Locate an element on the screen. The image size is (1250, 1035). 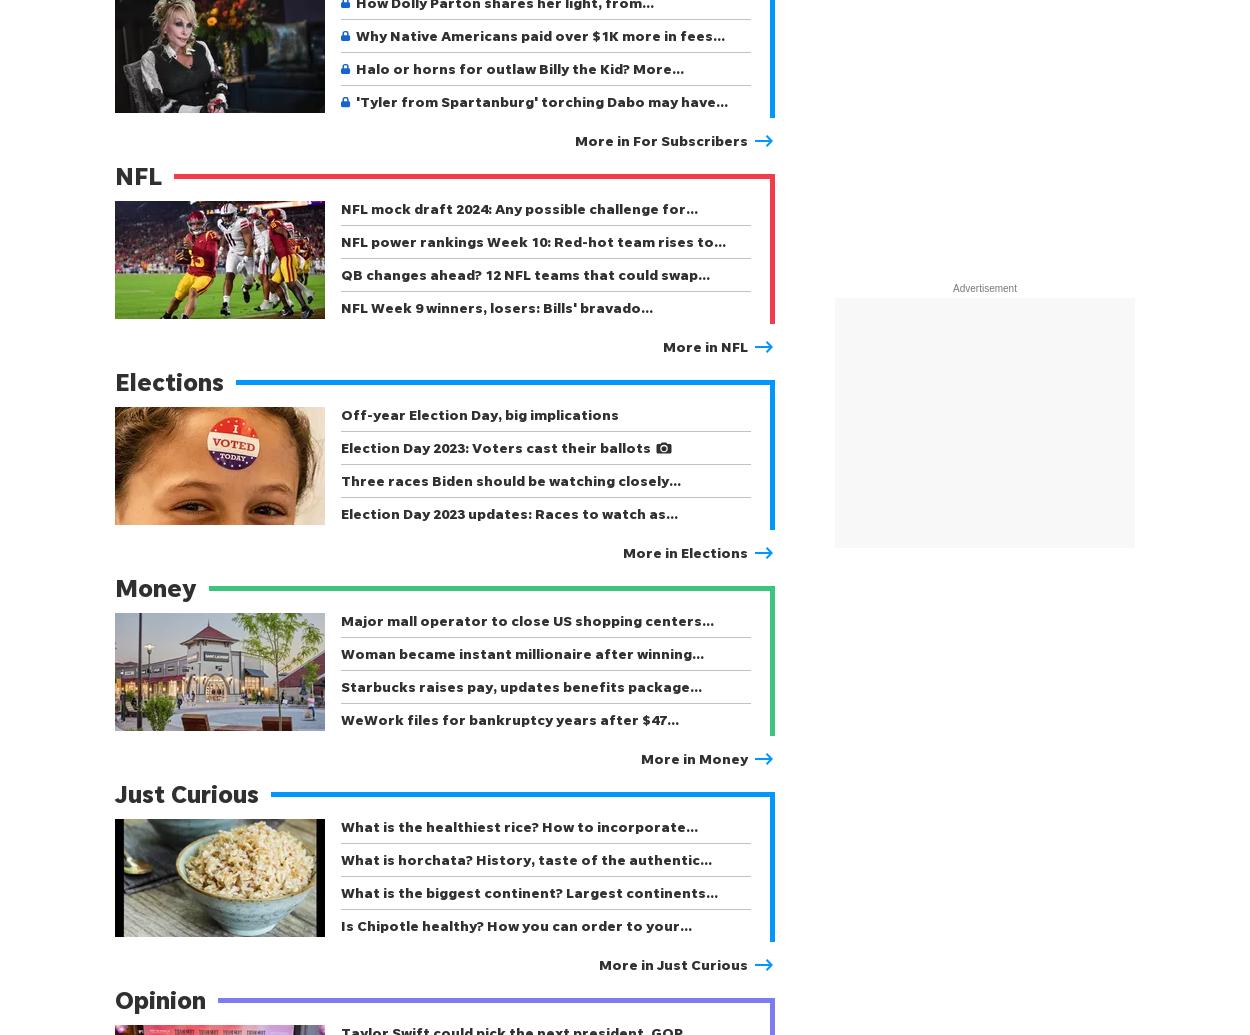
'Major mall operator to close US shopping centers…' is located at coordinates (527, 619).